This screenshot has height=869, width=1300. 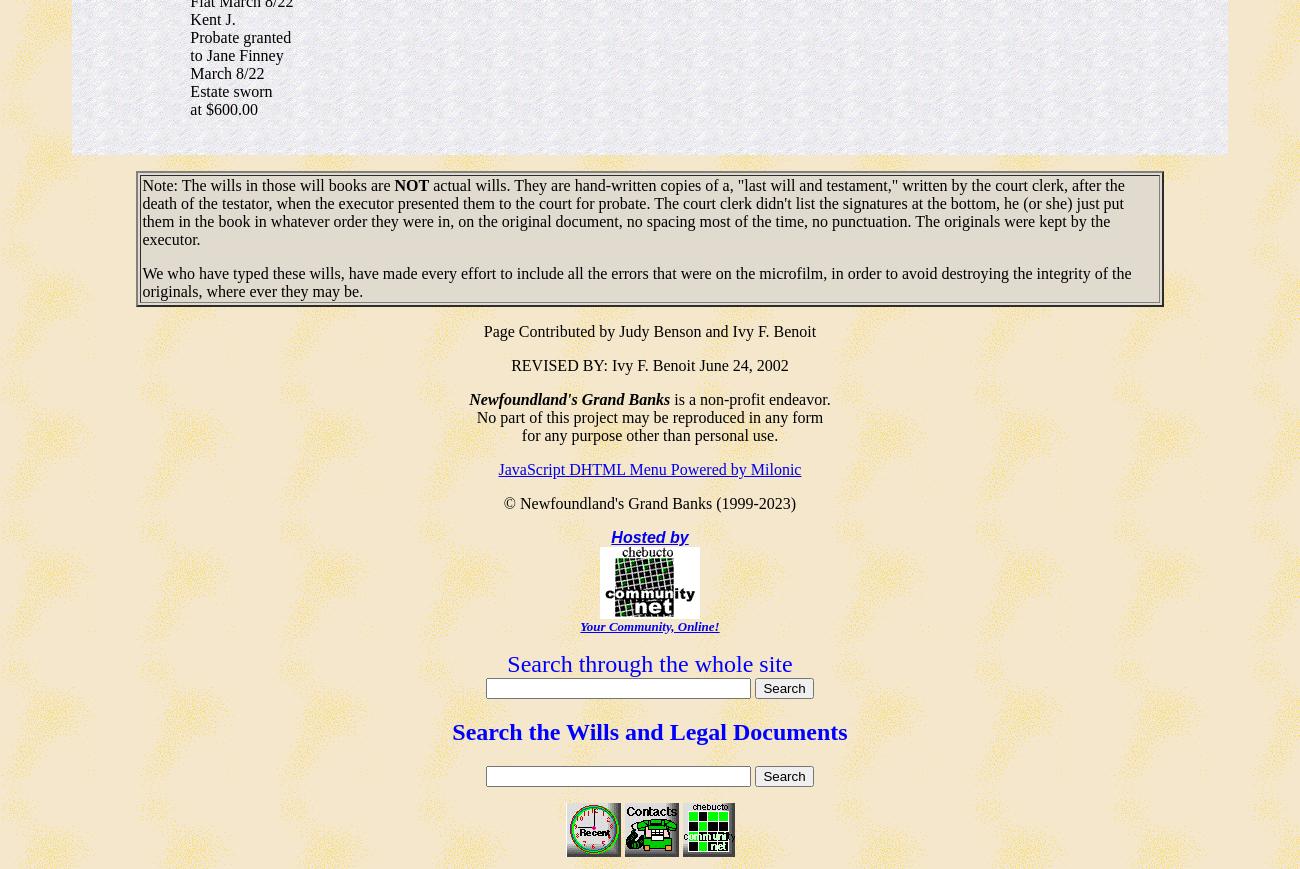 What do you see at coordinates (611, 536) in the screenshot?
I see `'Hosted by'` at bounding box center [611, 536].